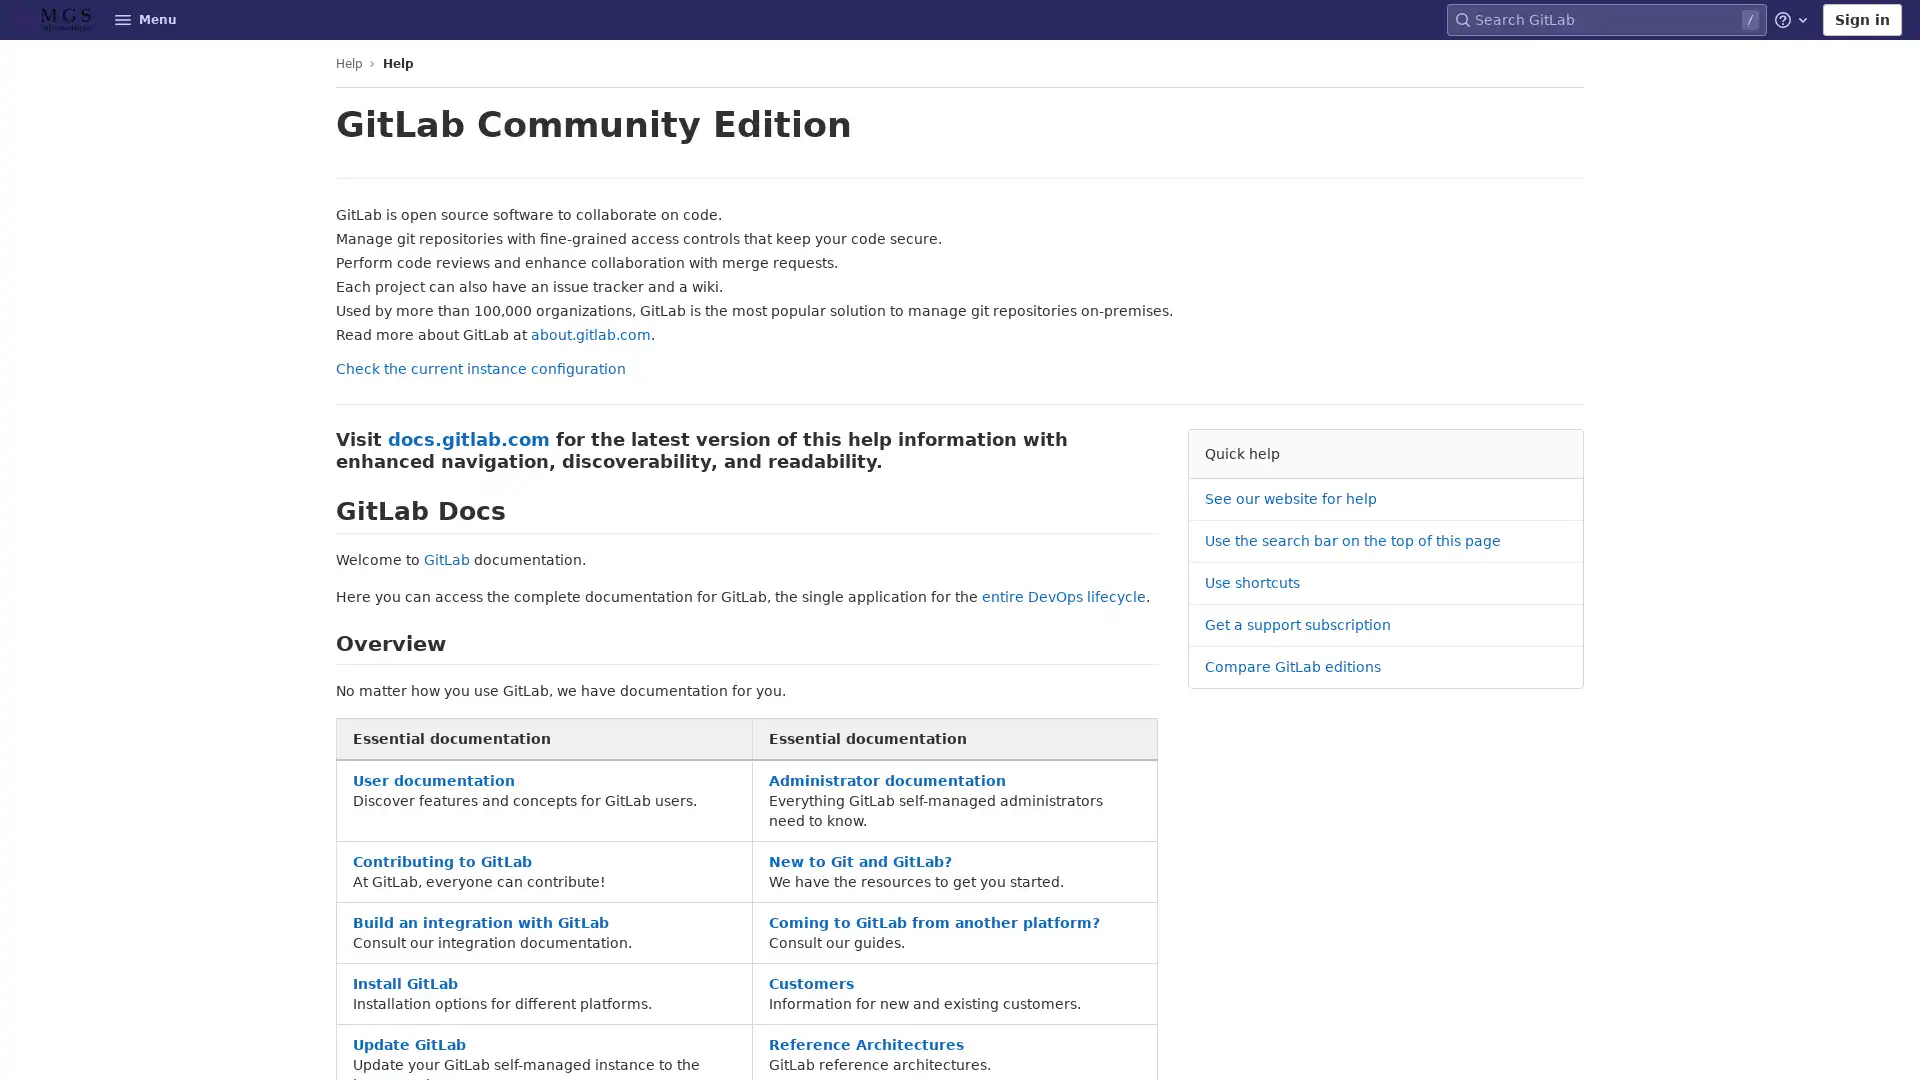 This screenshot has height=1080, width=1920. Describe the element at coordinates (1251, 583) in the screenshot. I see `Use shortcuts` at that location.